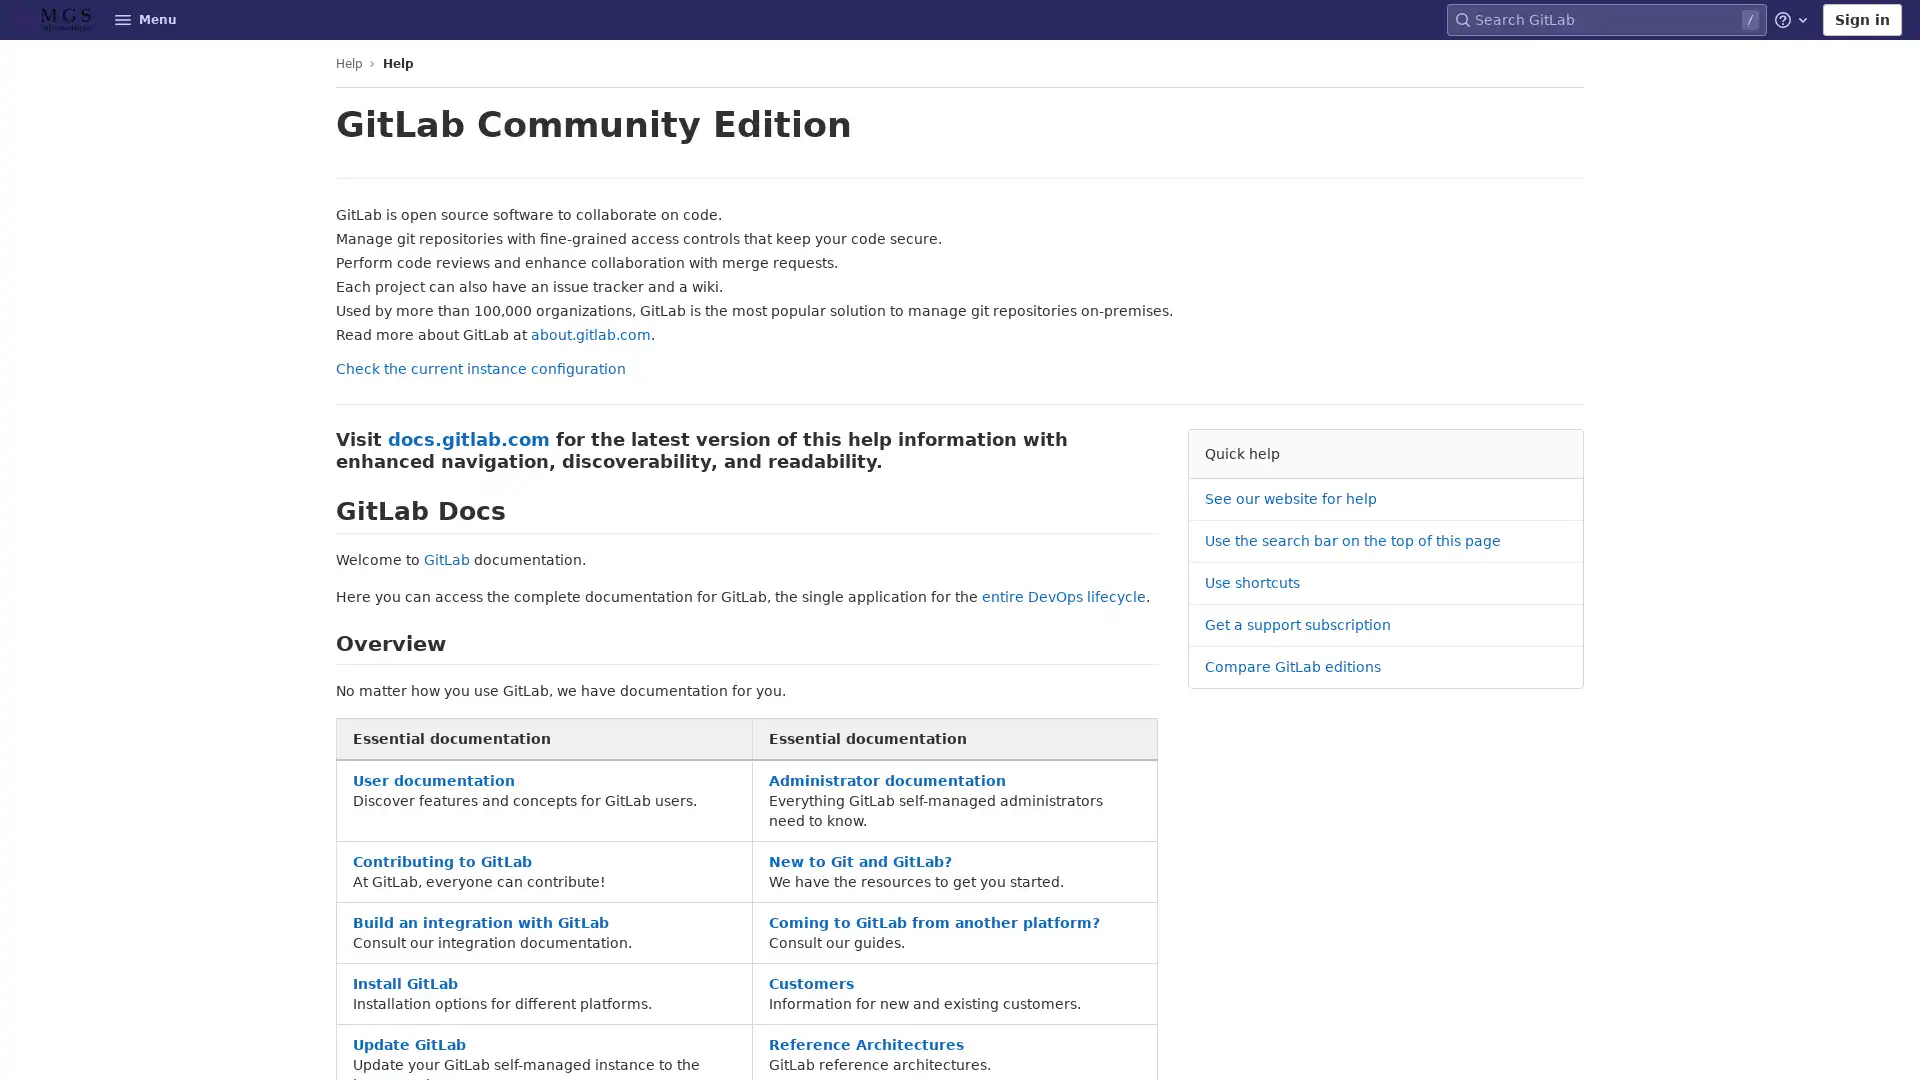 This screenshot has height=1080, width=1920. Describe the element at coordinates (1251, 583) in the screenshot. I see `Use shortcuts` at that location.